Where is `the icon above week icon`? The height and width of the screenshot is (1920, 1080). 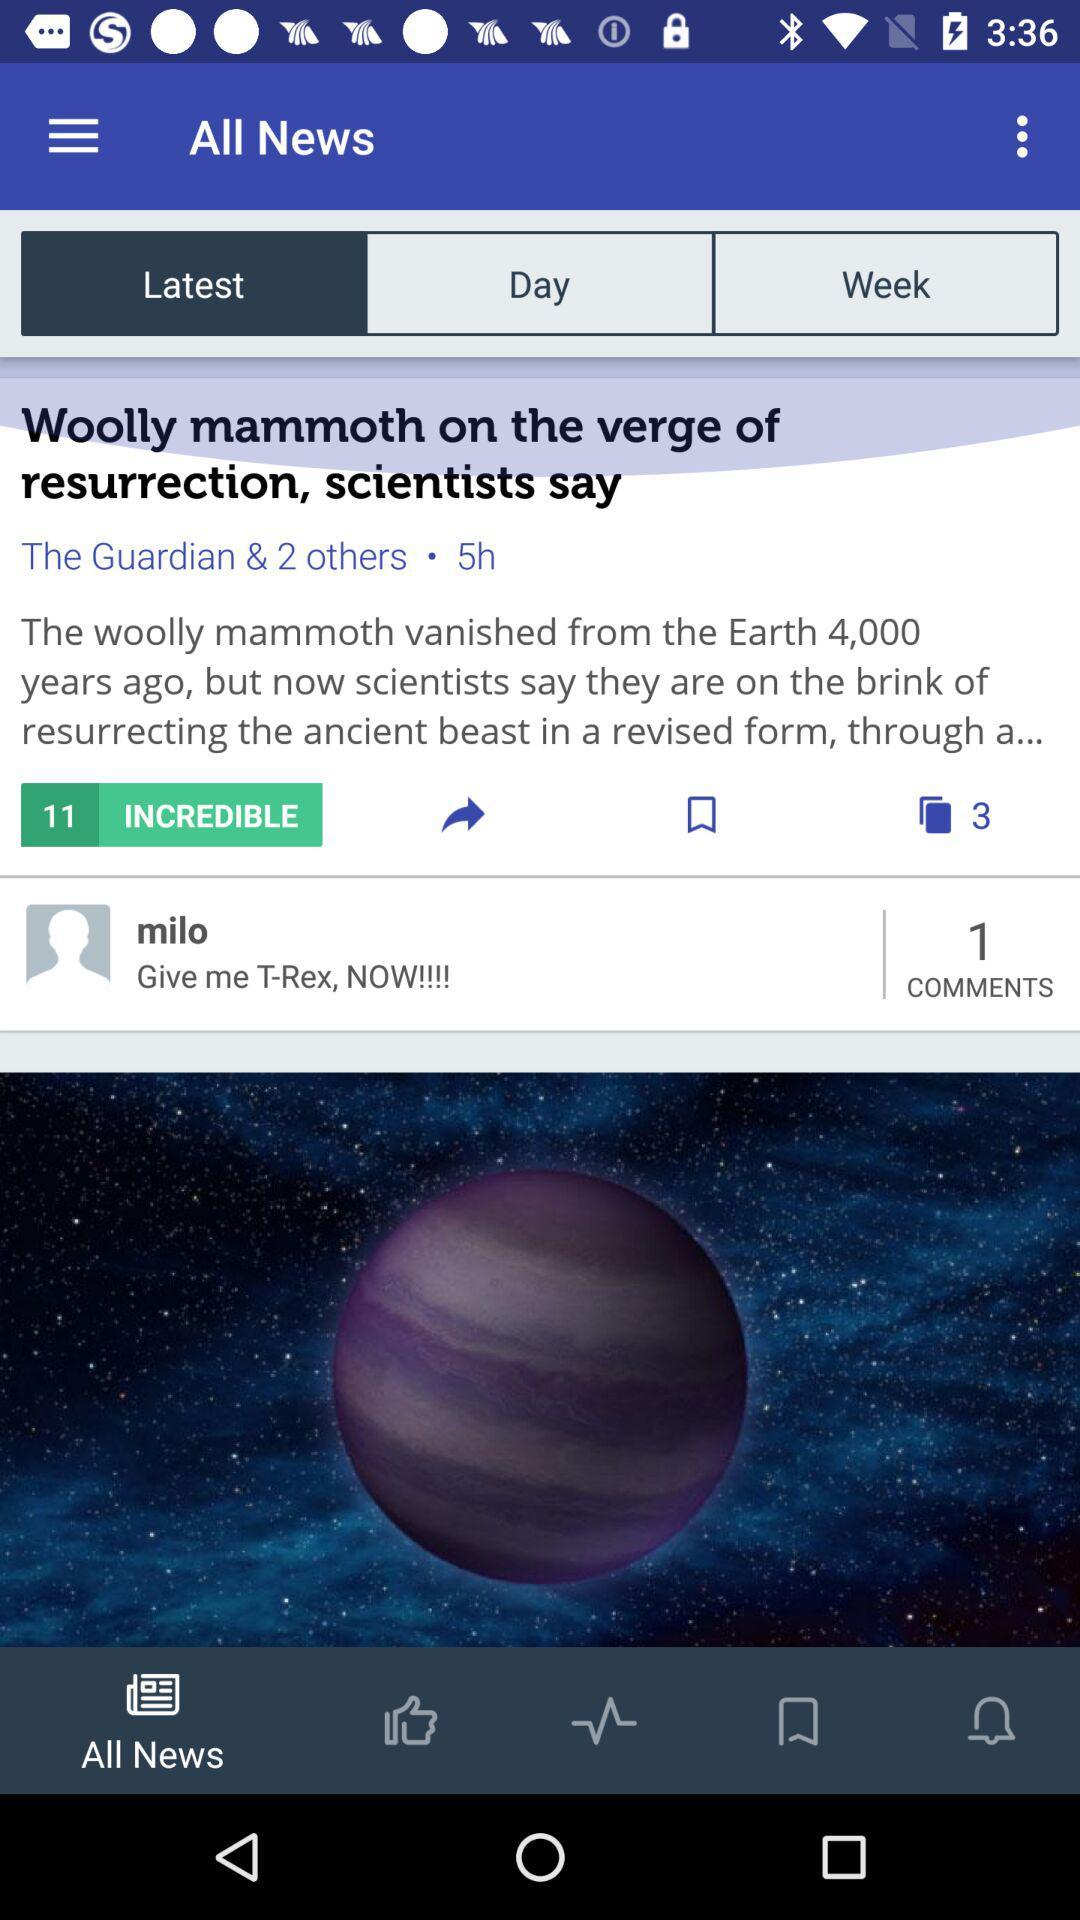 the icon above week icon is located at coordinates (1027, 135).